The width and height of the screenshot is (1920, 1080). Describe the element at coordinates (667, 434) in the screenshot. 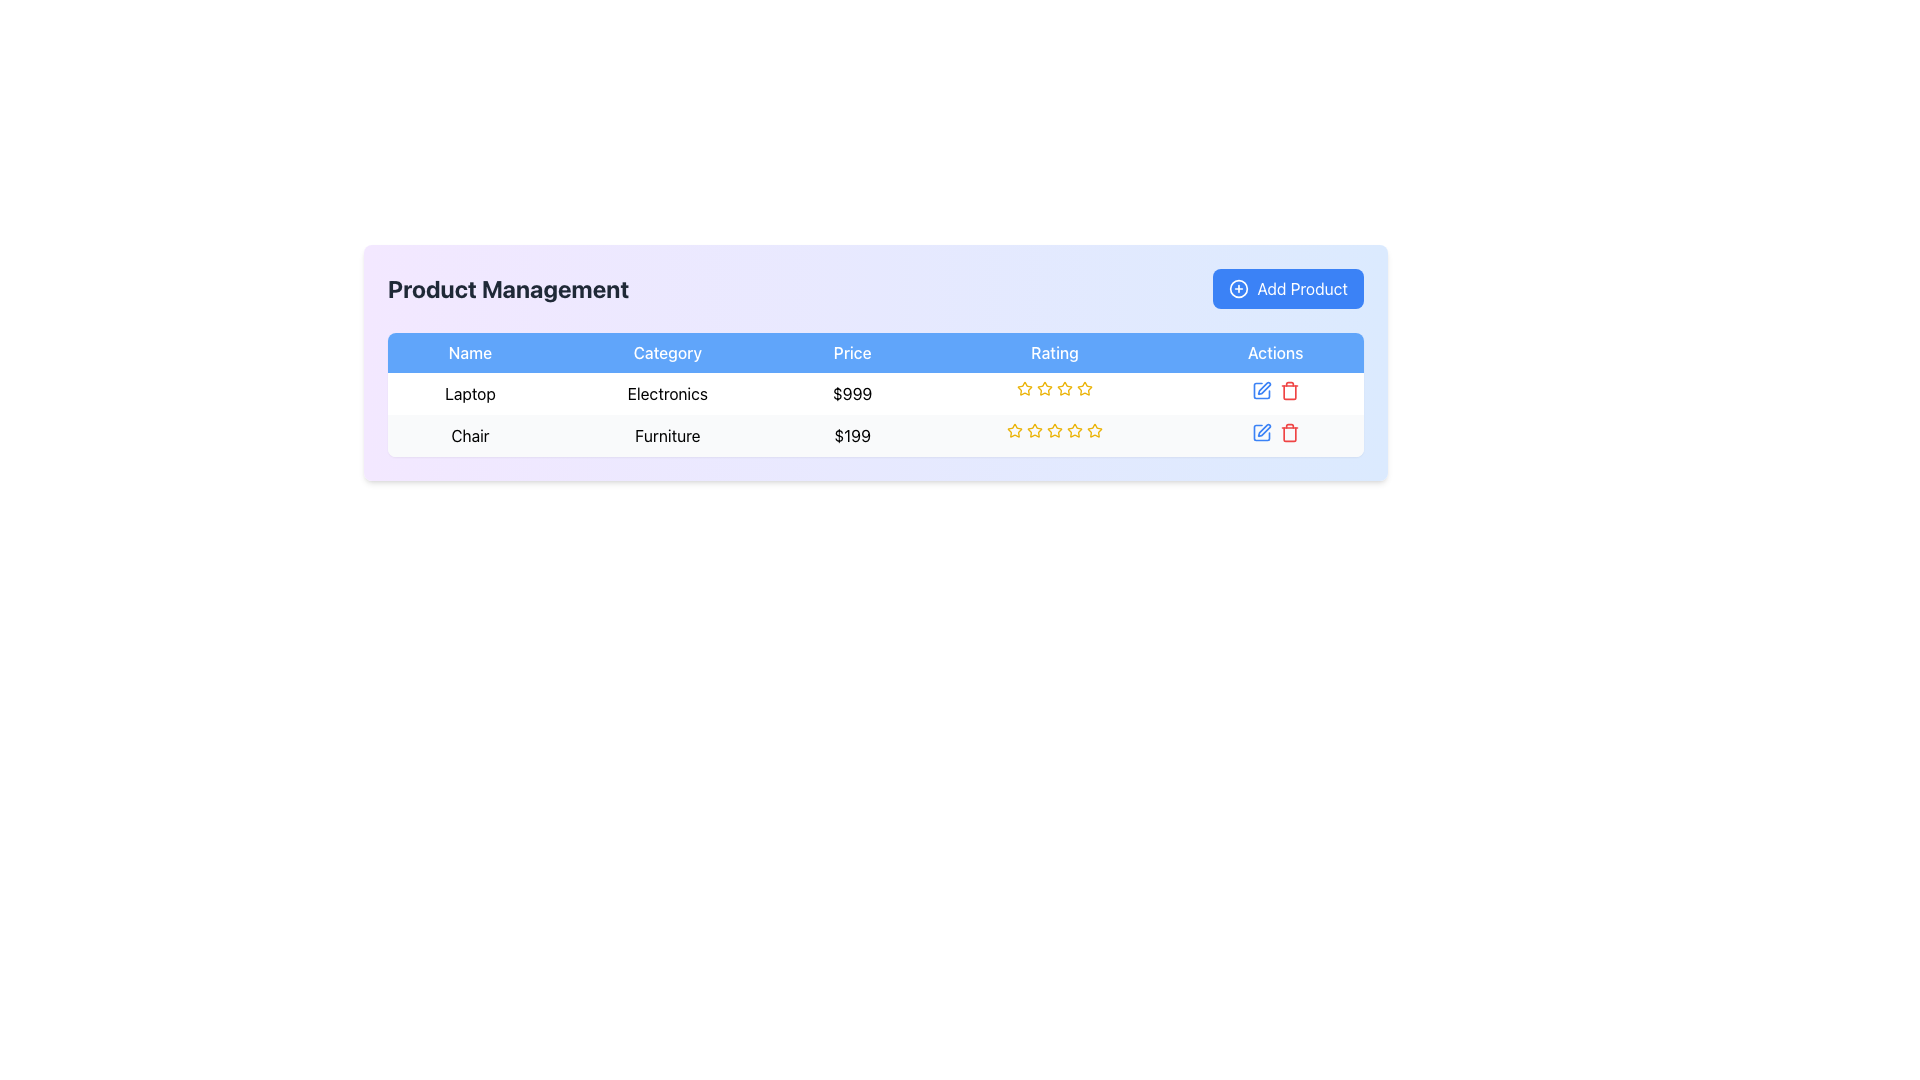

I see `the text label displaying 'Furniture' which is in bold sans-serif font, located in the second row under the 'Category' column of the table, between 'Chair' and '$199'` at that location.